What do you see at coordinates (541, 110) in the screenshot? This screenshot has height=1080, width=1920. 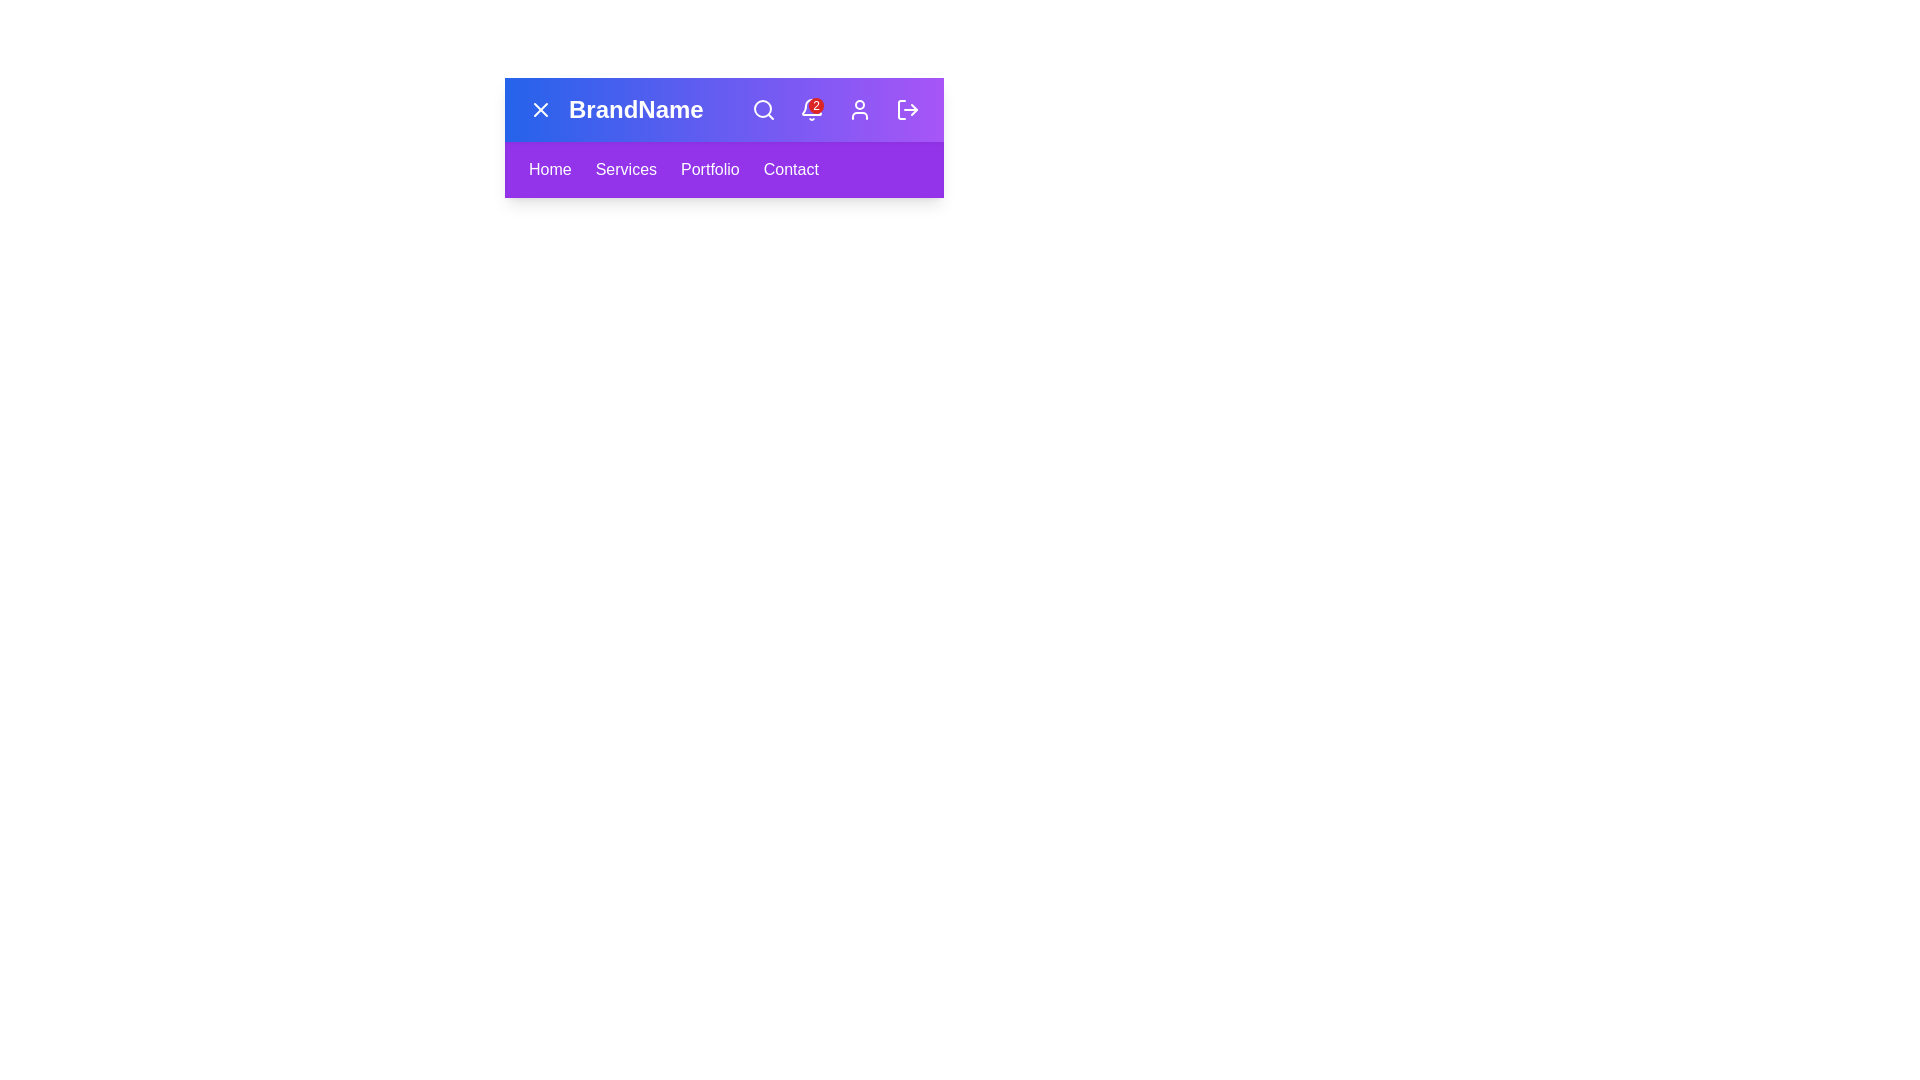 I see `the close button located at the top left corner of the navigation bar, adjacent to the 'BrandName' text, via keyboard navigation` at bounding box center [541, 110].